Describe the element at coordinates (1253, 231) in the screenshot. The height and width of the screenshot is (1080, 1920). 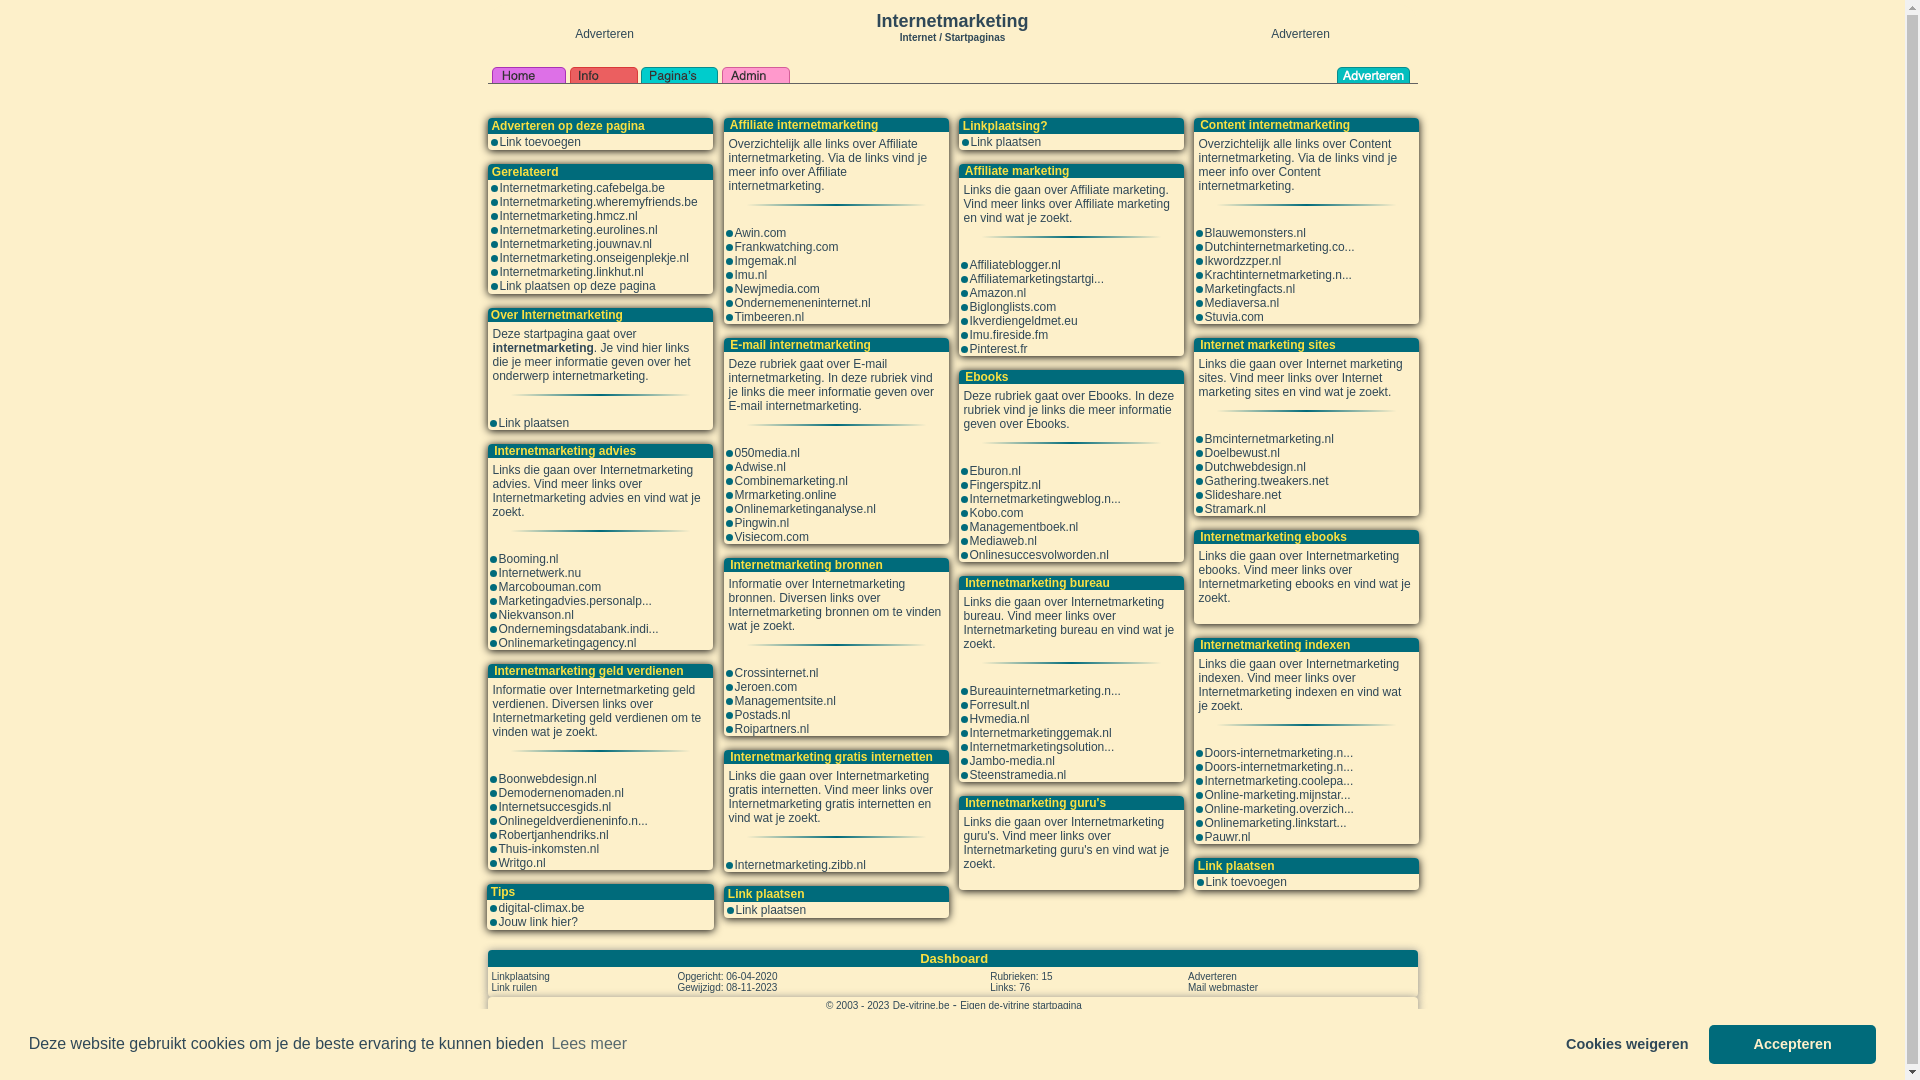
I see `'Blauwemonsters.nl'` at that location.